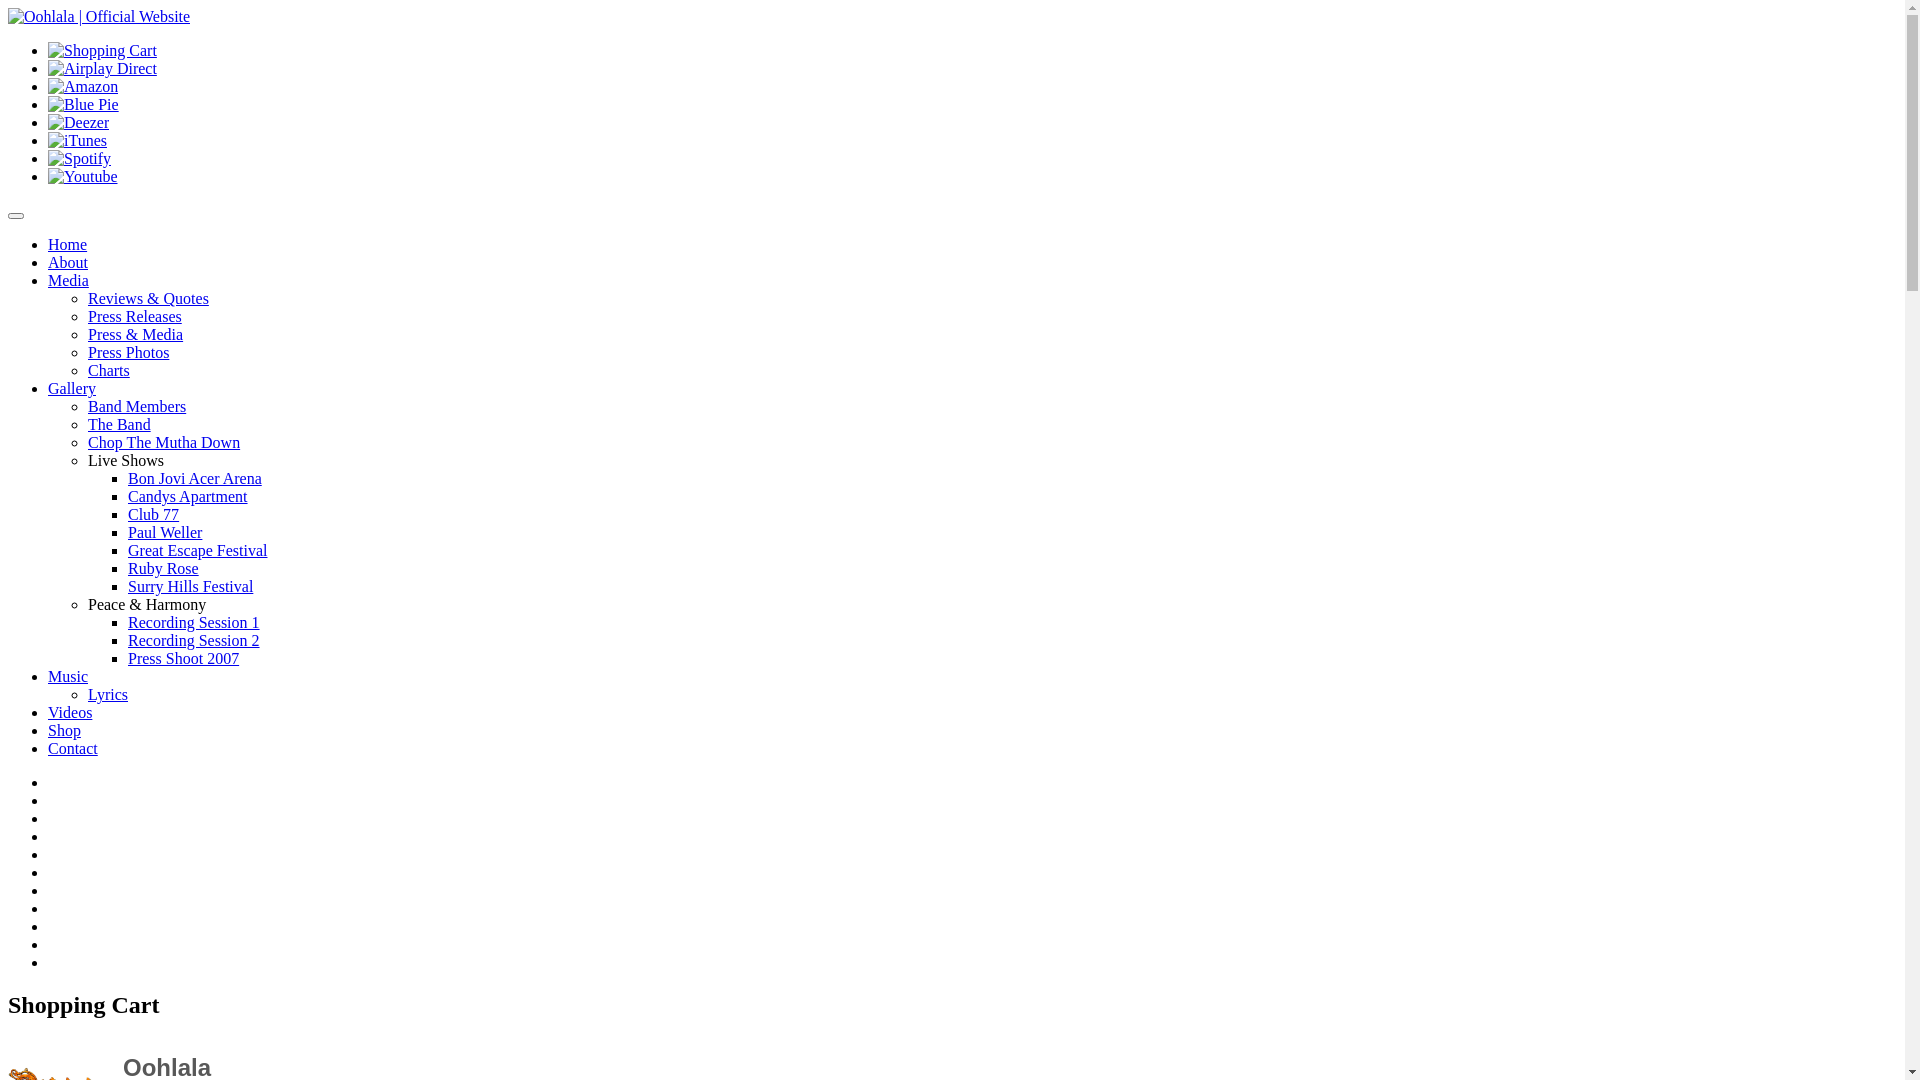 This screenshot has width=1920, height=1080. What do you see at coordinates (86, 351) in the screenshot?
I see `'Press Photos'` at bounding box center [86, 351].